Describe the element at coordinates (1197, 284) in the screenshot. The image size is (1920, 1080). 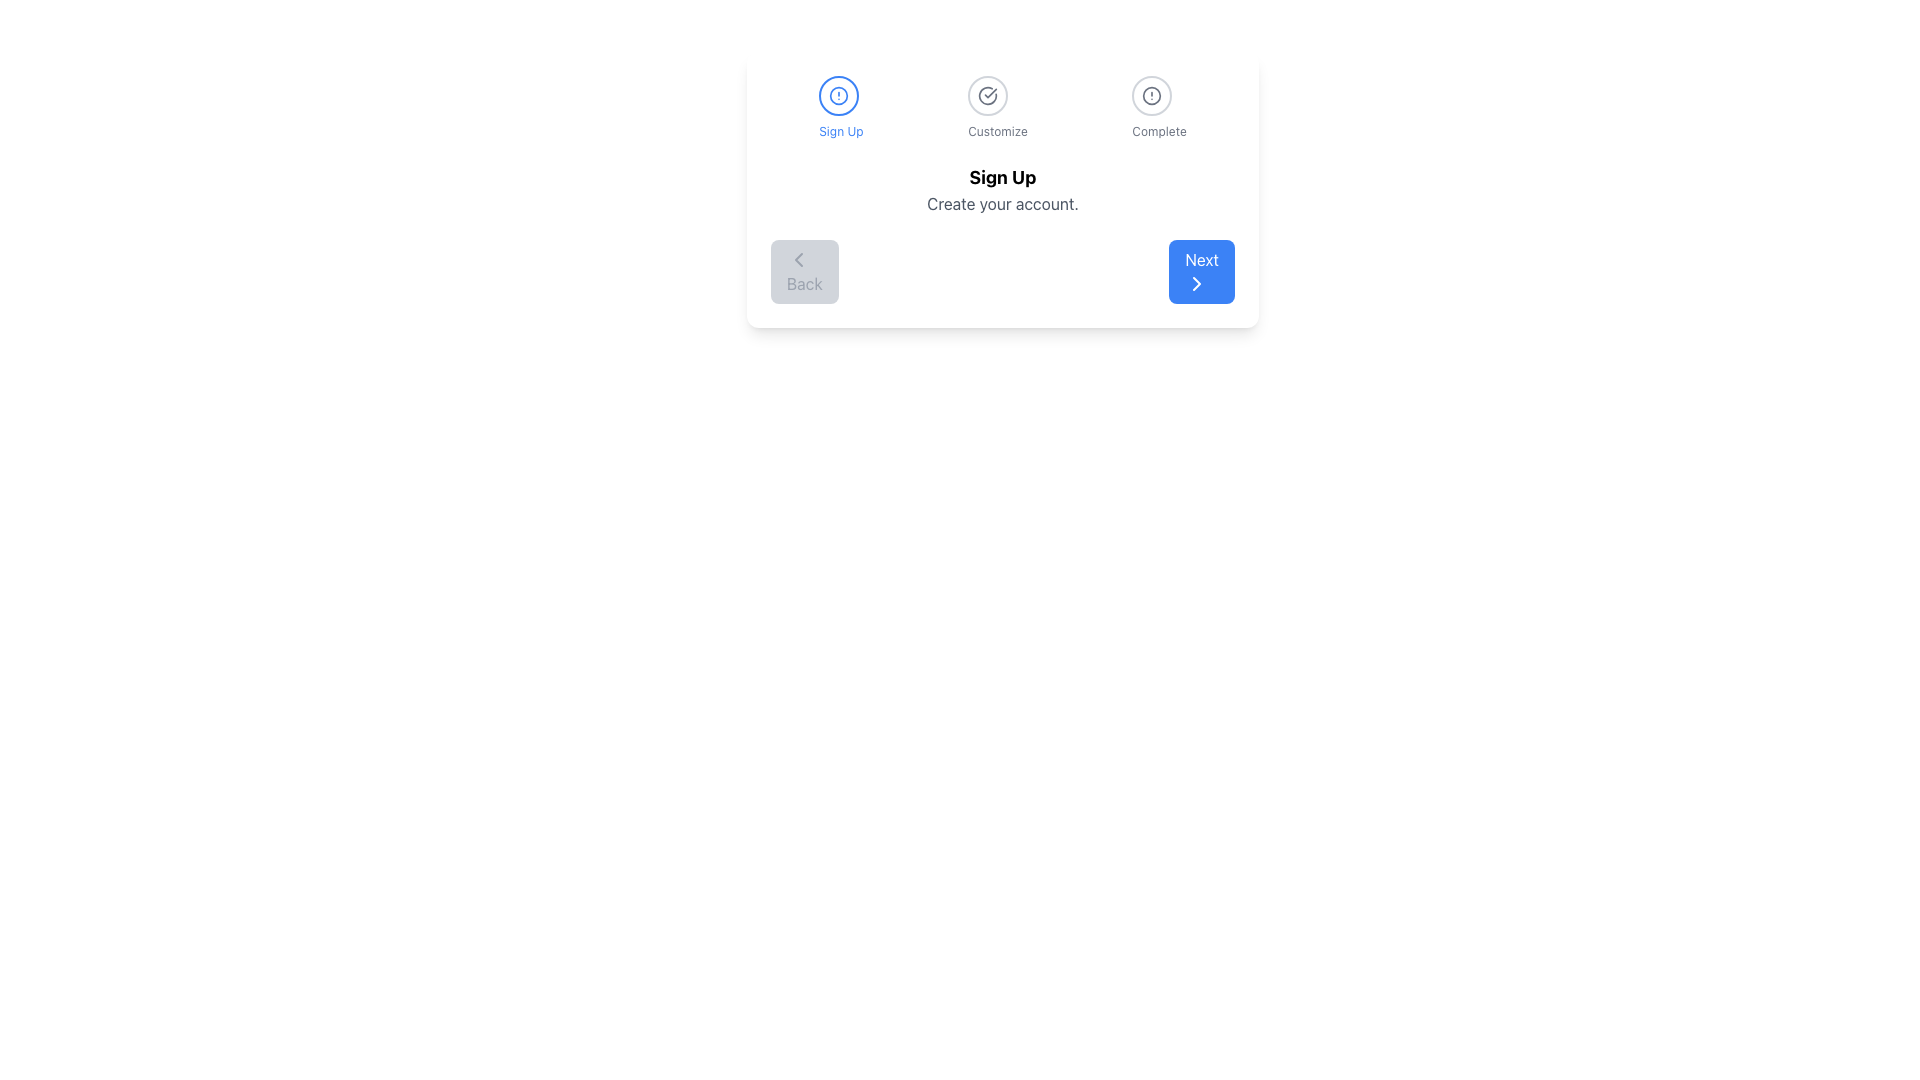
I see `the right-pointing chevron icon, which is positioned within a circular enclosure and aligned to the right of the 'Next' button` at that location.